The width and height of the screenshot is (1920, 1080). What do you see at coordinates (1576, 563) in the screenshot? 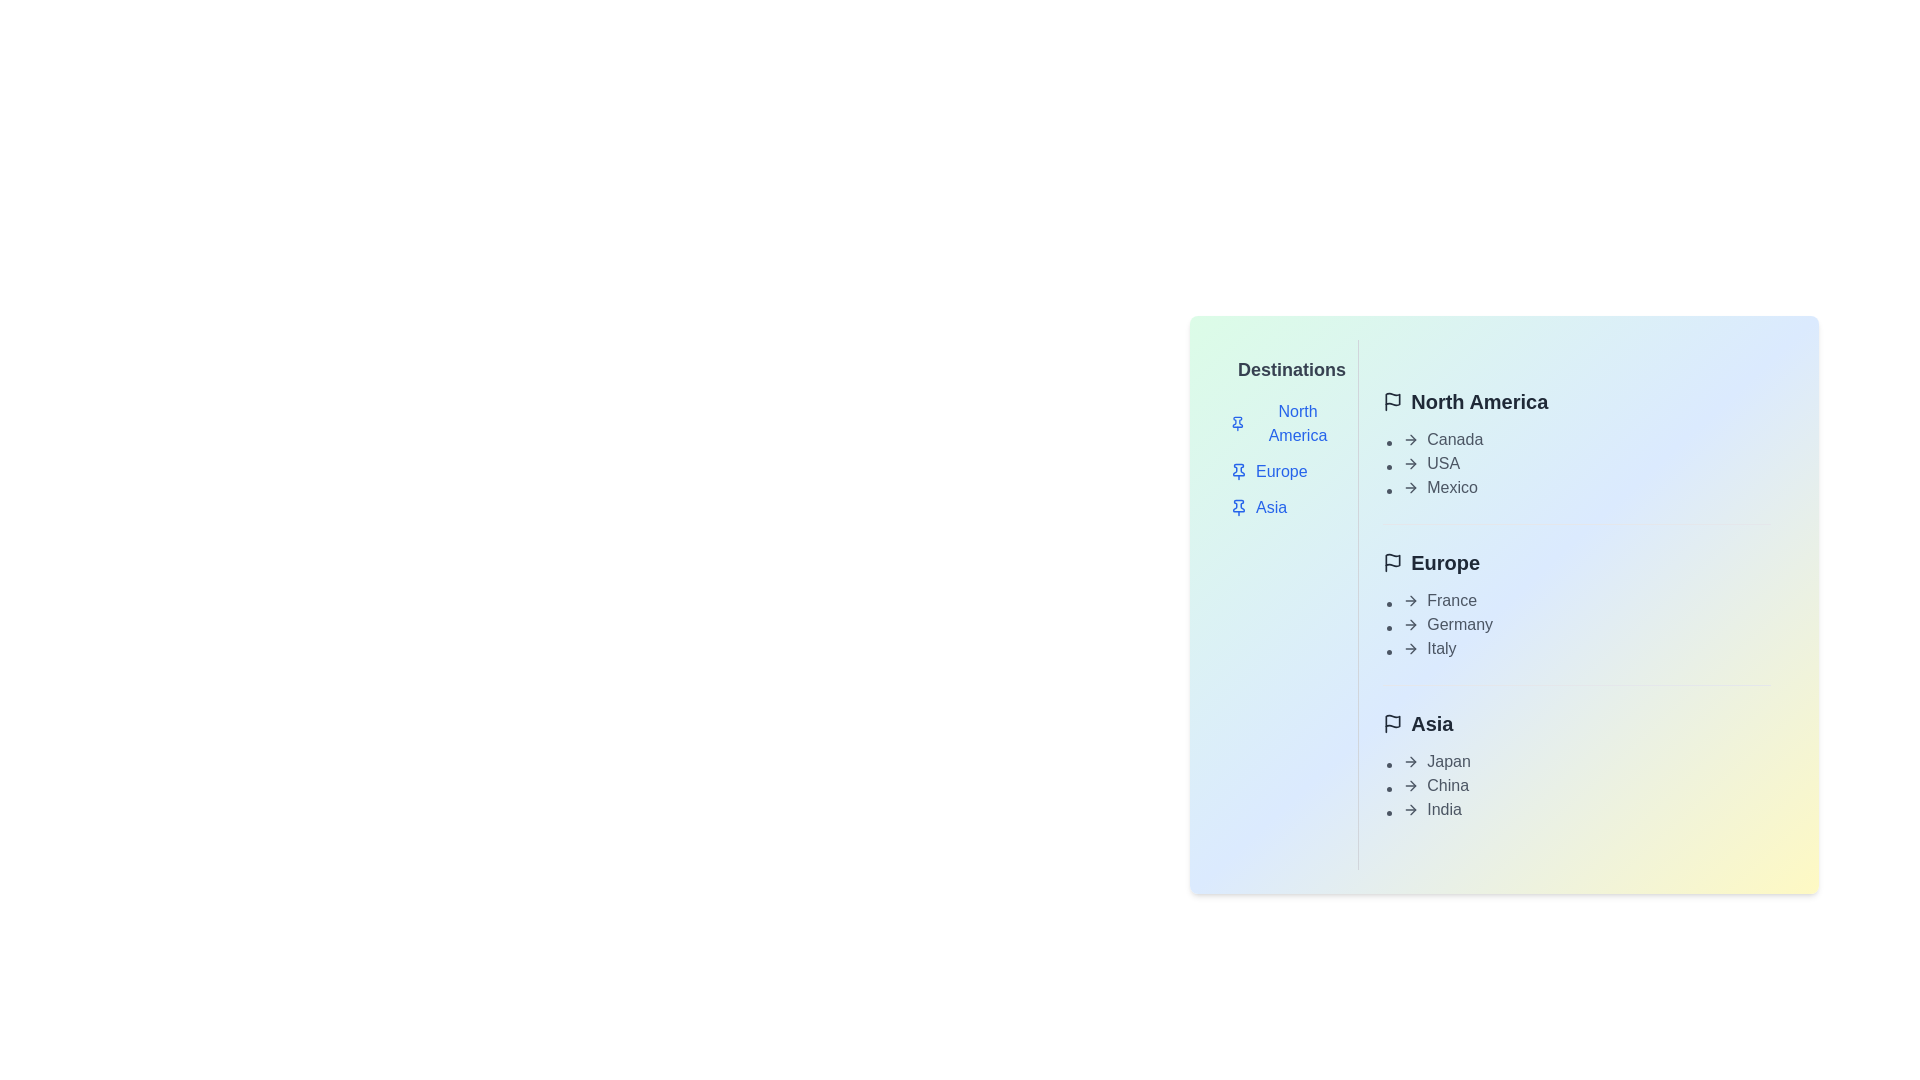
I see `the text-based header for the Europe region` at bounding box center [1576, 563].